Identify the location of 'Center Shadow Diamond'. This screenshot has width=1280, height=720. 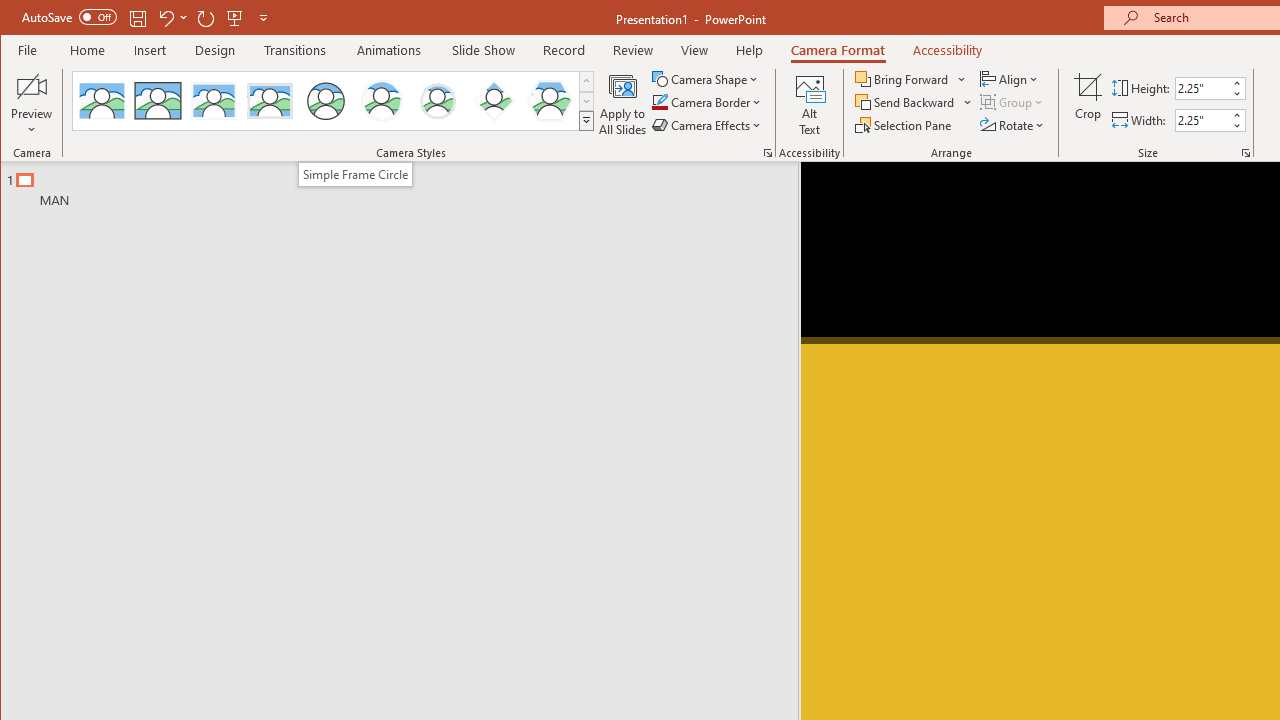
(494, 100).